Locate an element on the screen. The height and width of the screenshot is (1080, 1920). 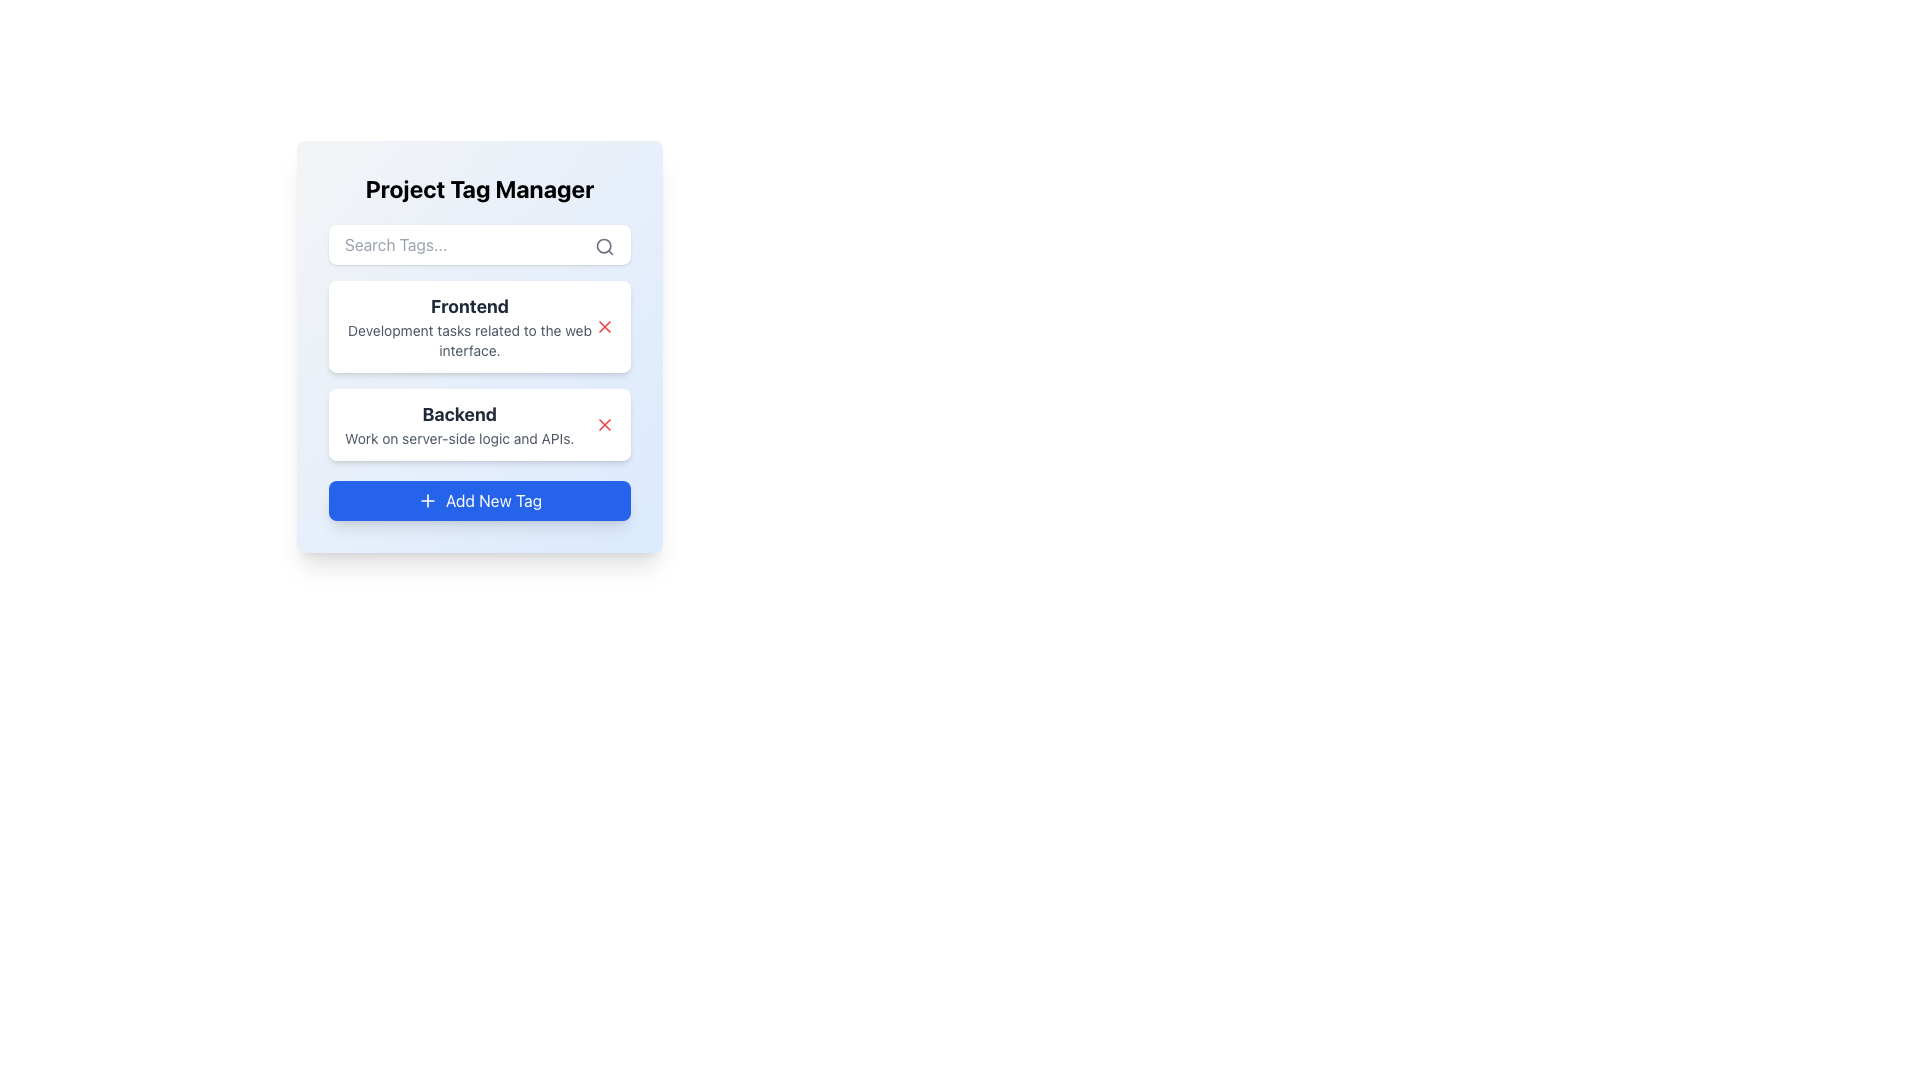
textual information from the 'Backend' text block, which is the second item in the vertical list of cards in the 'Project Tag Manager' interface is located at coordinates (458, 423).